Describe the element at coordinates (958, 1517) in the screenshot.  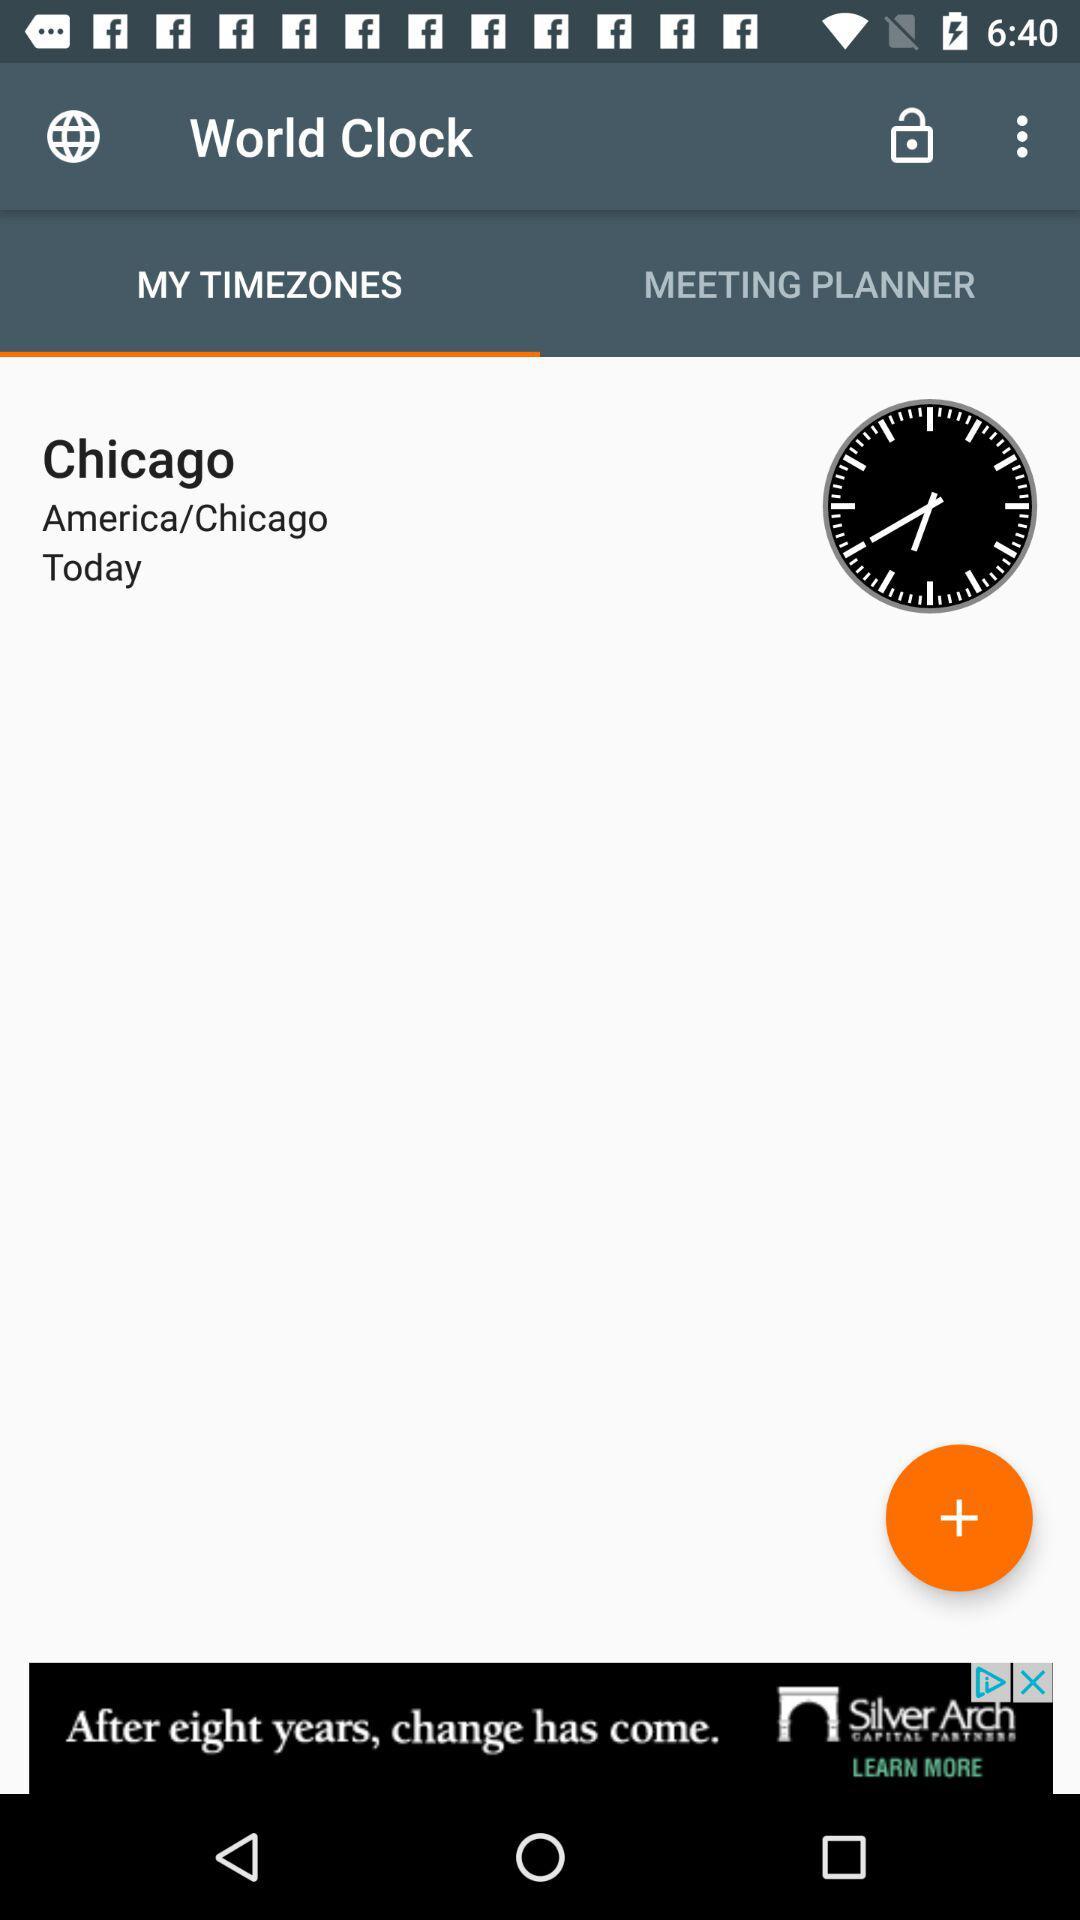
I see `a new clock` at that location.